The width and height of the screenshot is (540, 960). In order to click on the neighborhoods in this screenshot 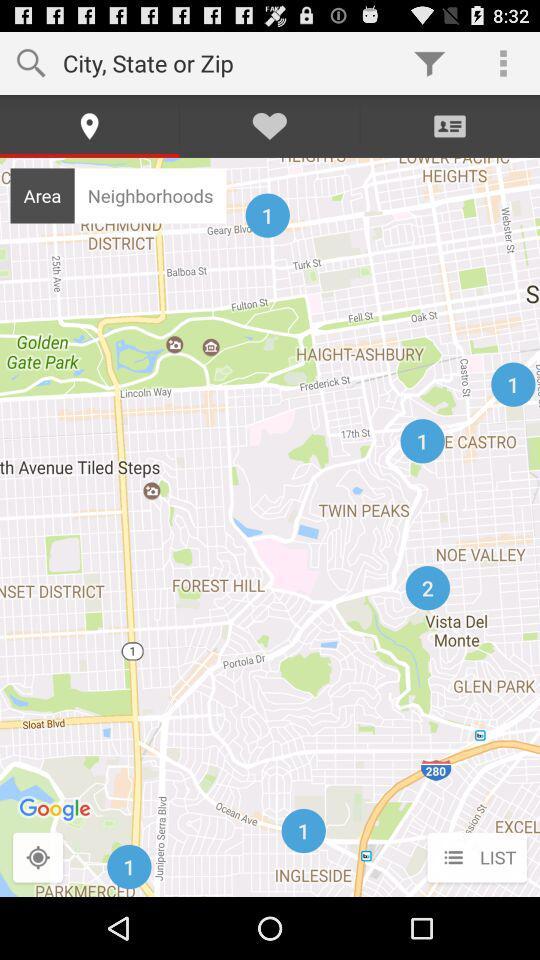, I will do `click(149, 195)`.